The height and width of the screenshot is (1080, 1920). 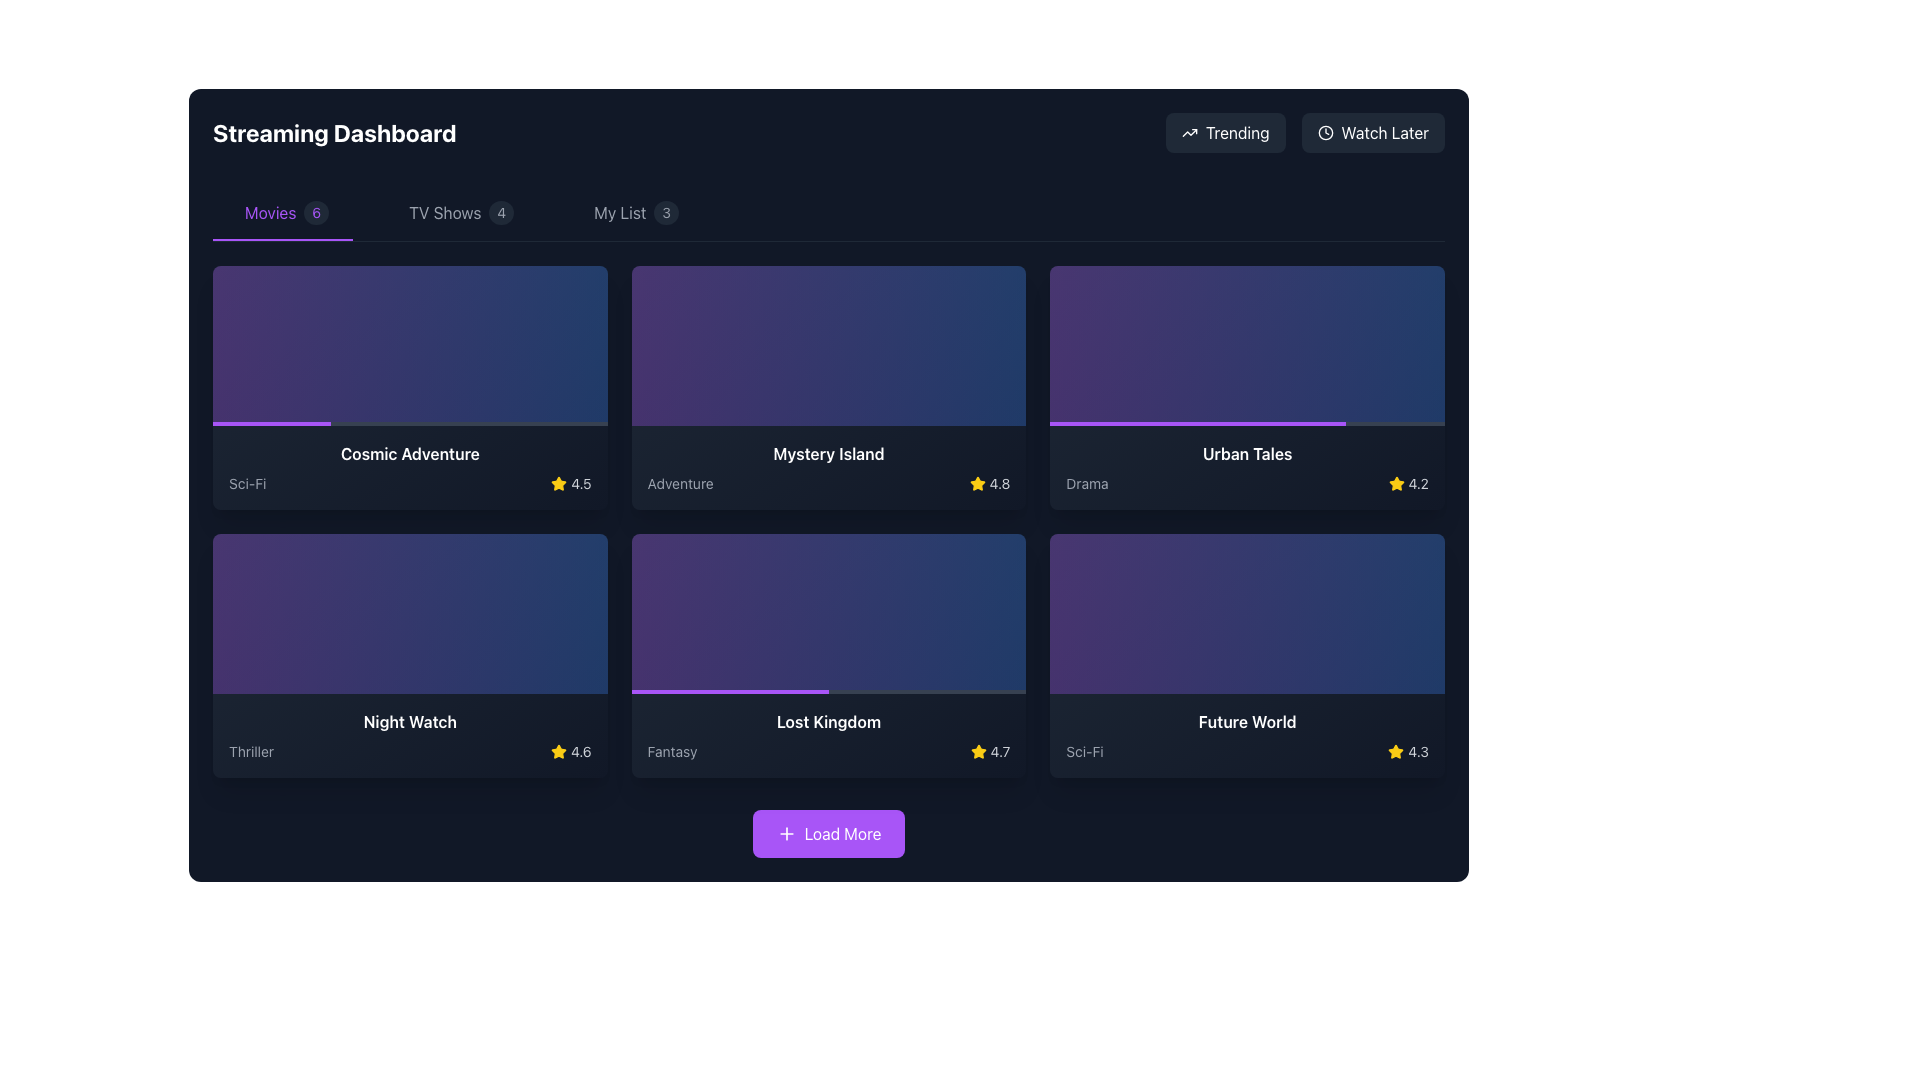 What do you see at coordinates (269, 212) in the screenshot?
I see `the 'Movies' text label in the navigation bar` at bounding box center [269, 212].